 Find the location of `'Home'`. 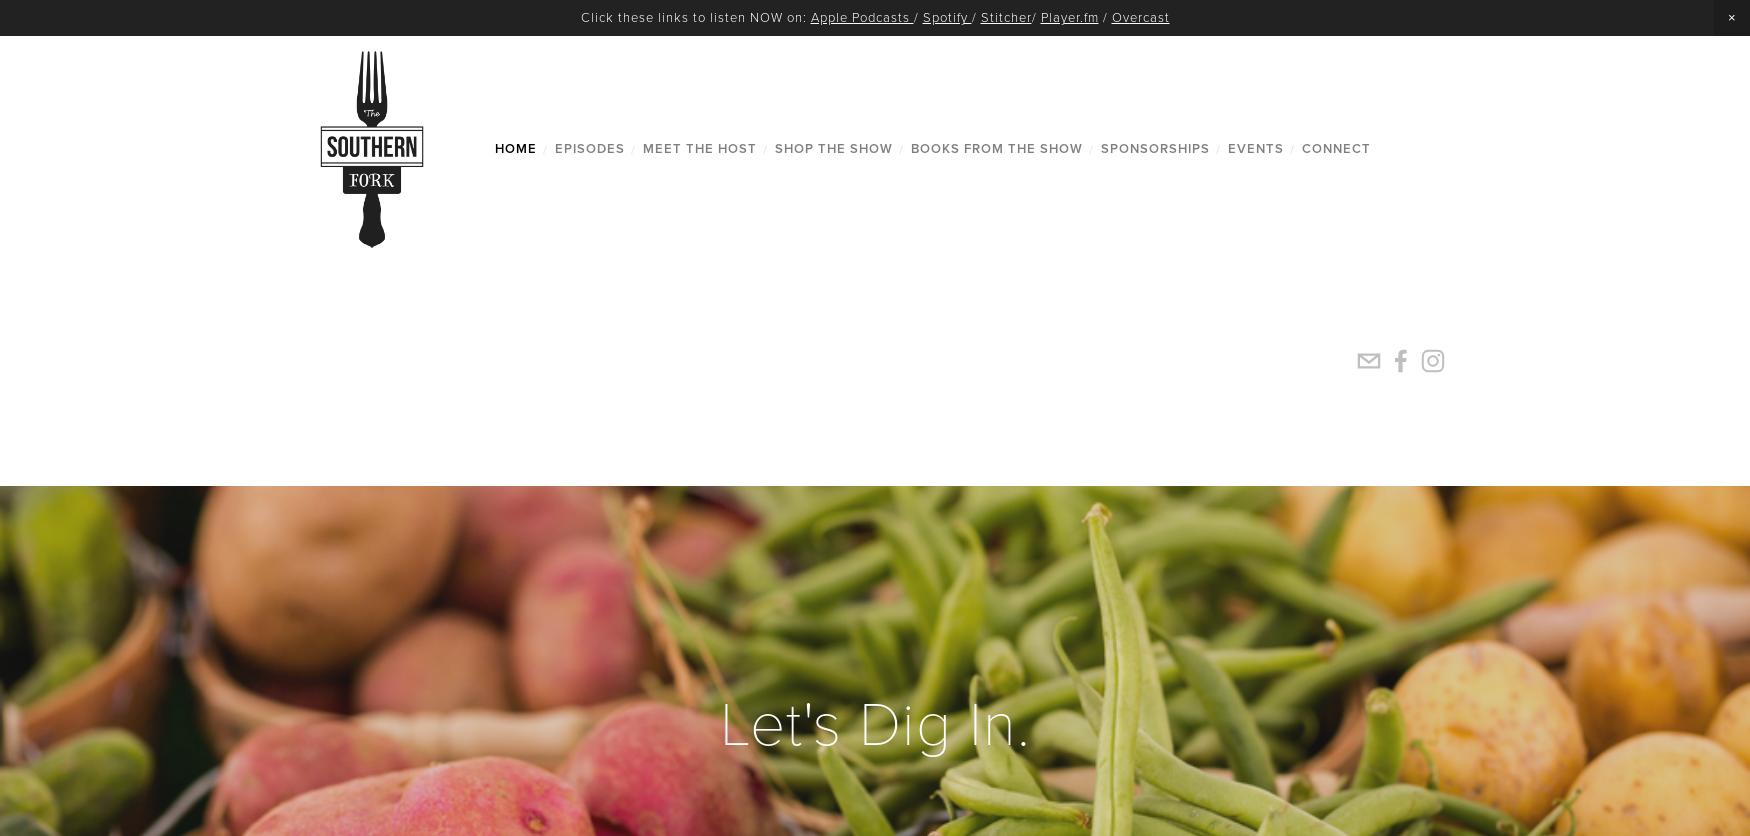

'Home' is located at coordinates (494, 147).